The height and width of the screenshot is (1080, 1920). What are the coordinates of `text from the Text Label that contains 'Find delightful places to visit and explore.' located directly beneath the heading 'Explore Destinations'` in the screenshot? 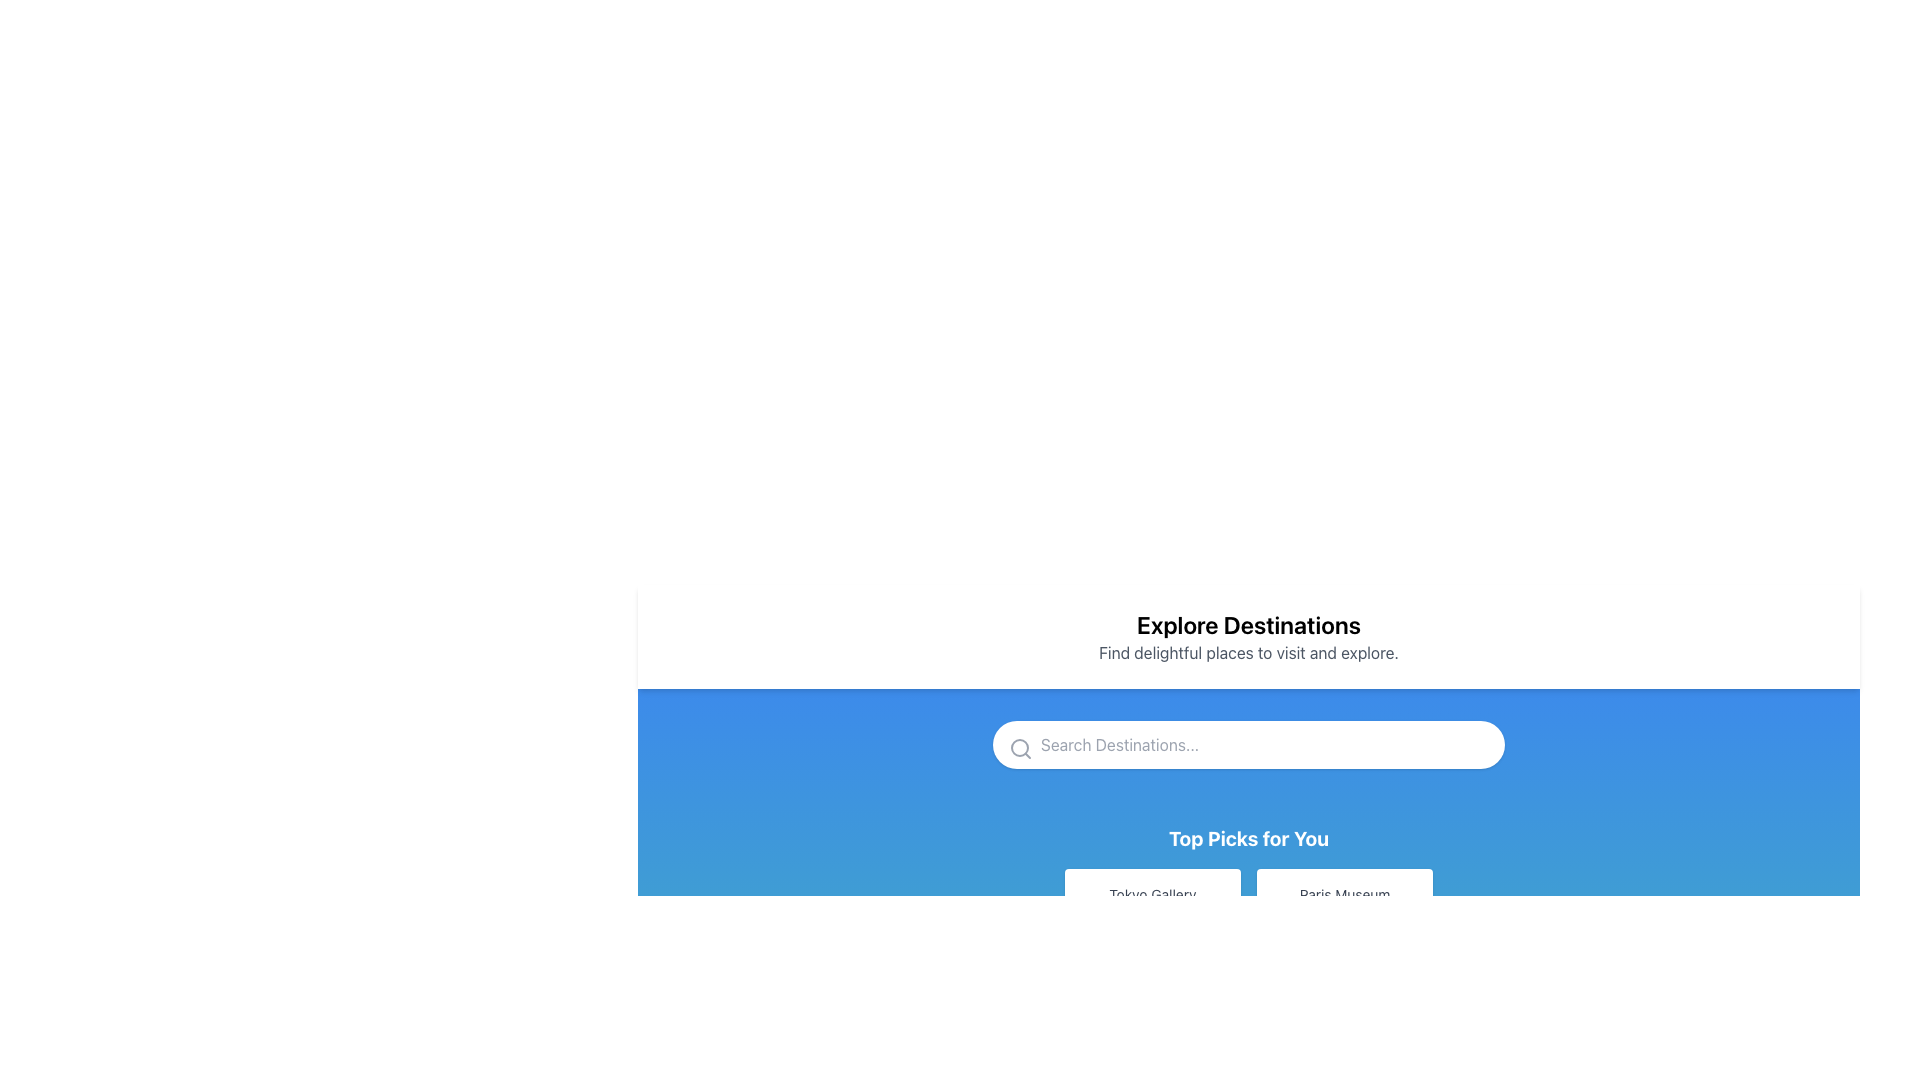 It's located at (1247, 652).